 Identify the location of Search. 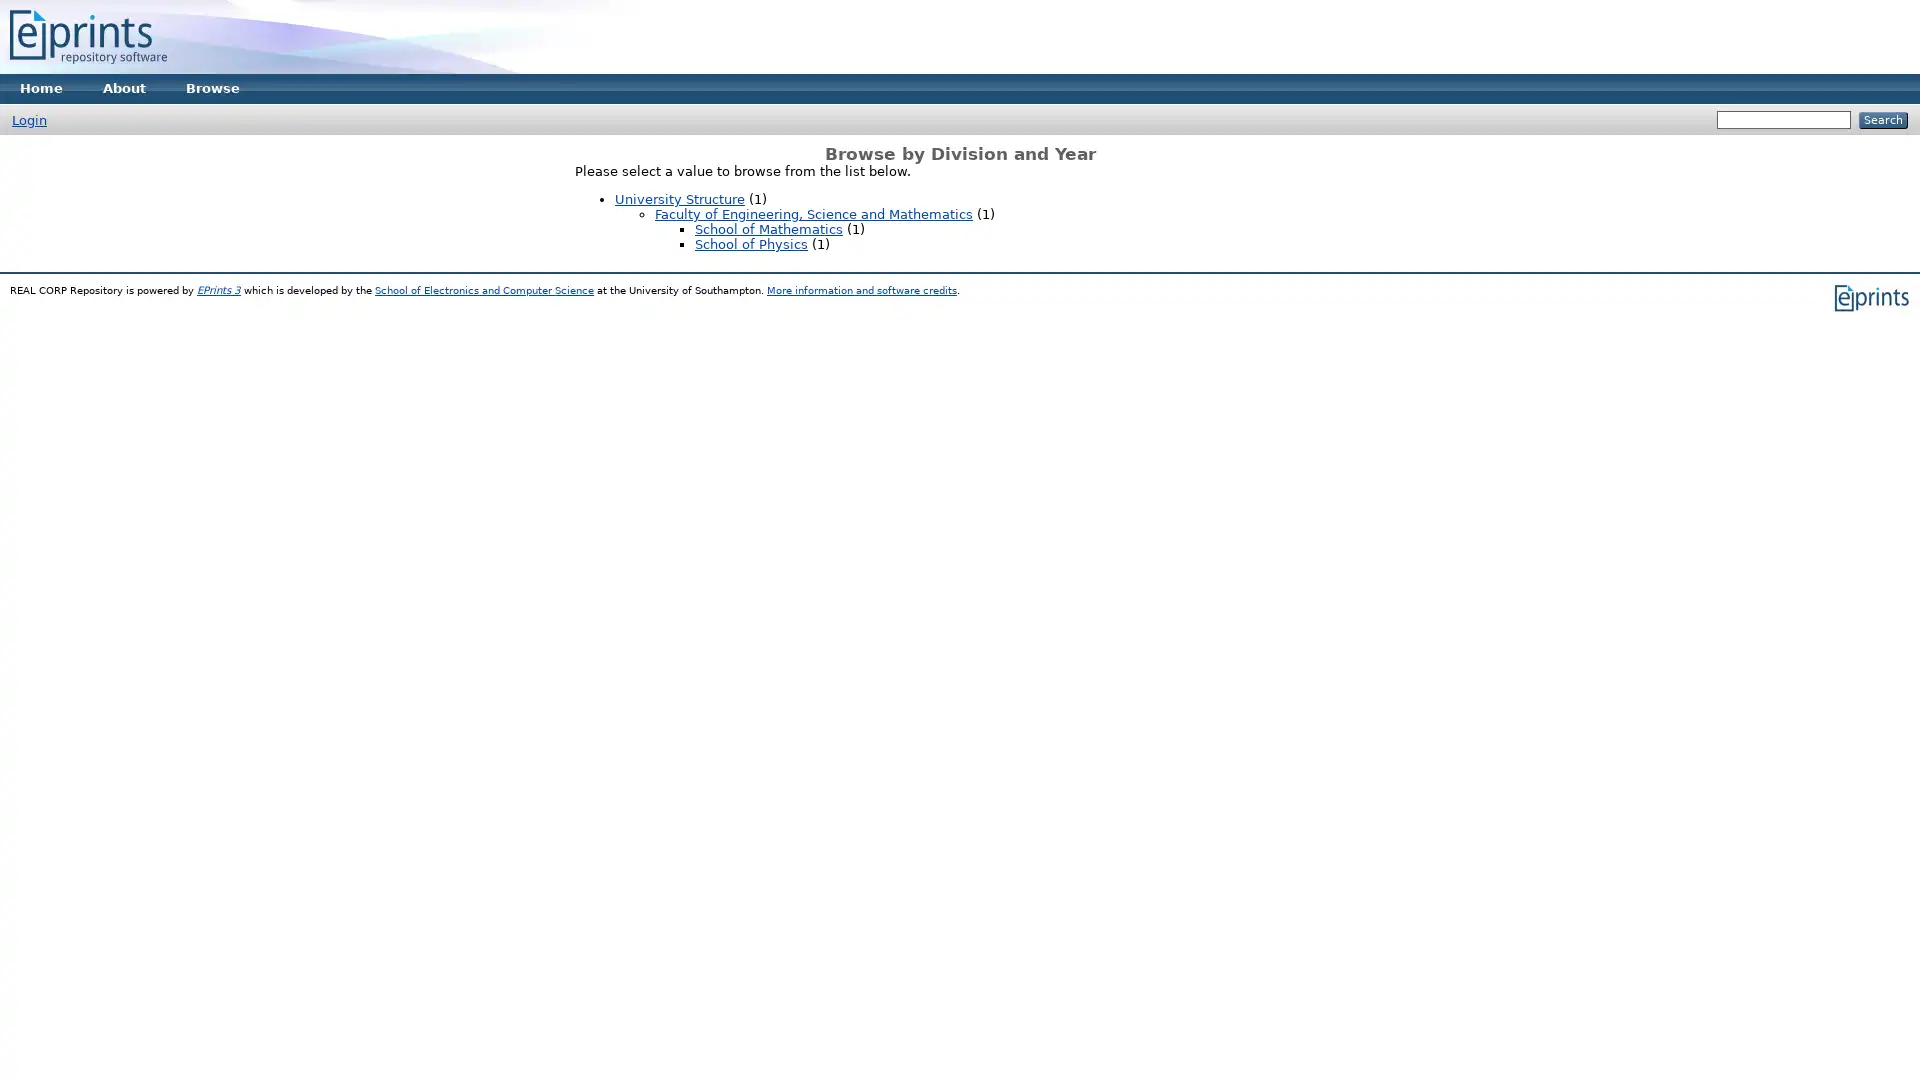
(1882, 120).